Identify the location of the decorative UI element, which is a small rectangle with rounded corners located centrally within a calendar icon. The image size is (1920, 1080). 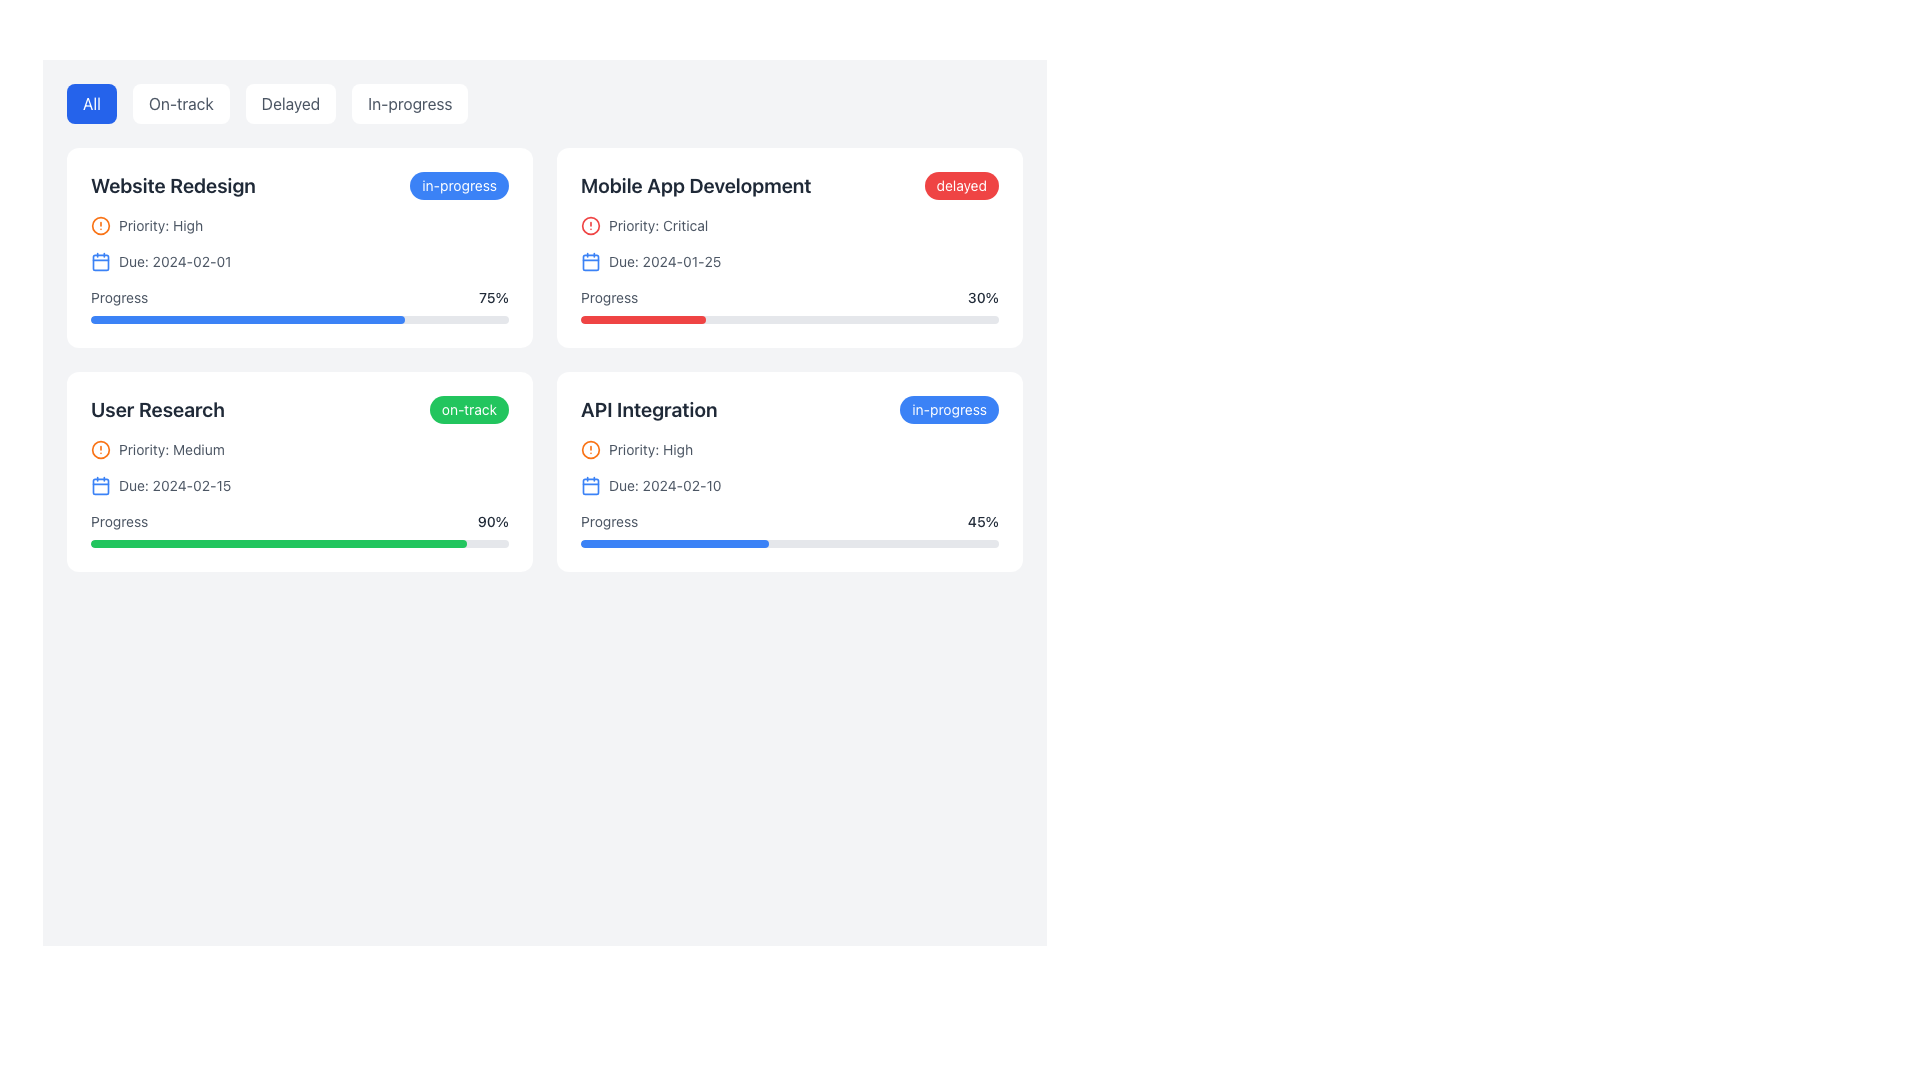
(589, 261).